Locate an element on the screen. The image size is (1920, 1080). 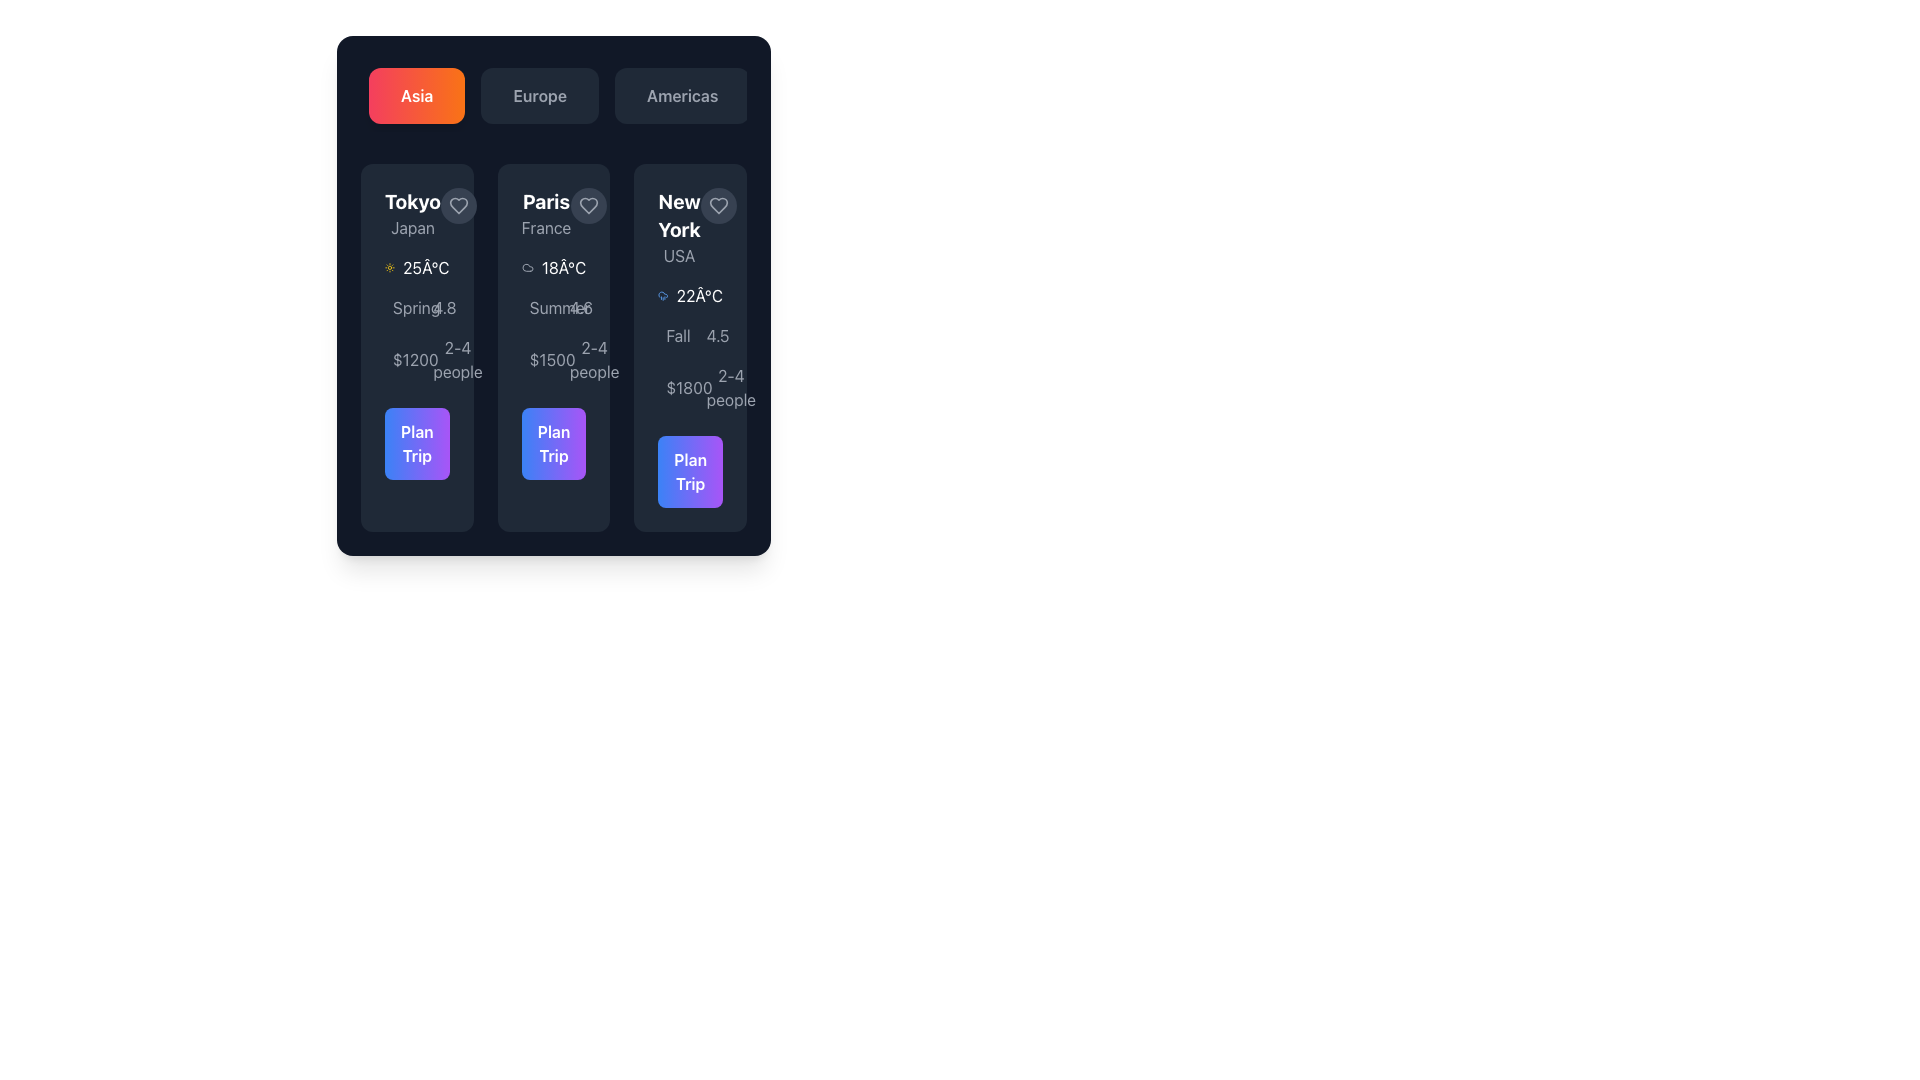
the static text label displaying the cost associated with the travel package in the 'New York, USA' card, located below the 'Fall' and ratings information is located at coordinates (689, 388).